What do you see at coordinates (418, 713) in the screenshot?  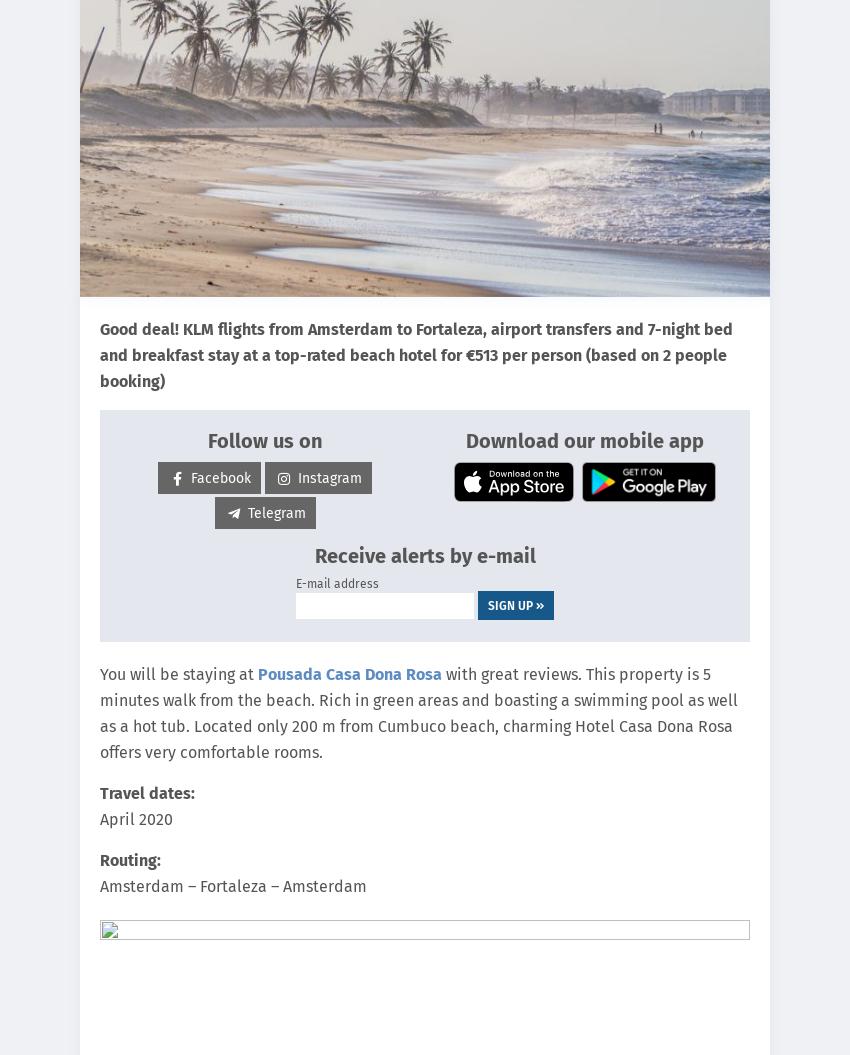 I see `'with great reviews. This property is 5 minutes walk from the beach. Rich in green areas and boasting a swimming pool as well as a hot tub. Located only 200 m from Cumbuco beach, charming Hotel Casa Dona Rosa offers very comfortable rooms.'` at bounding box center [418, 713].